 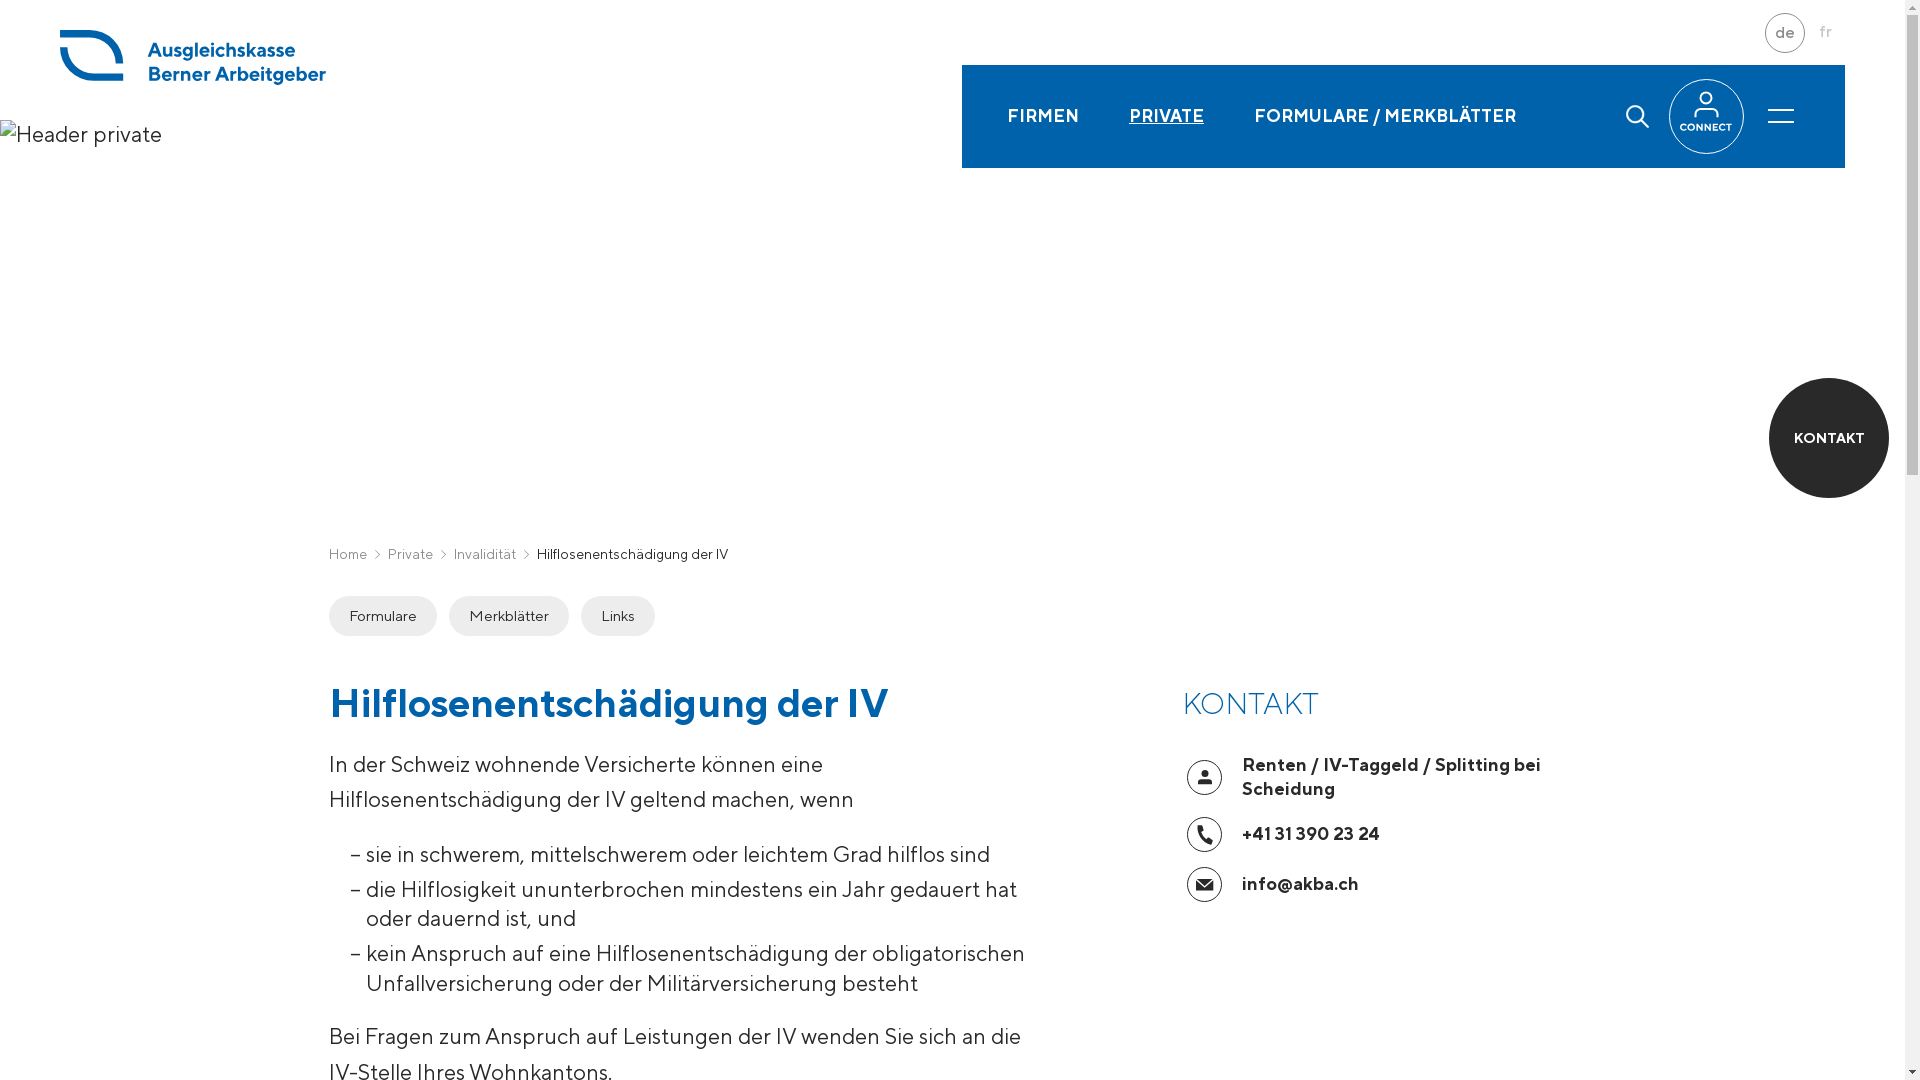 What do you see at coordinates (80, 135) in the screenshot?
I see `'Header private'` at bounding box center [80, 135].